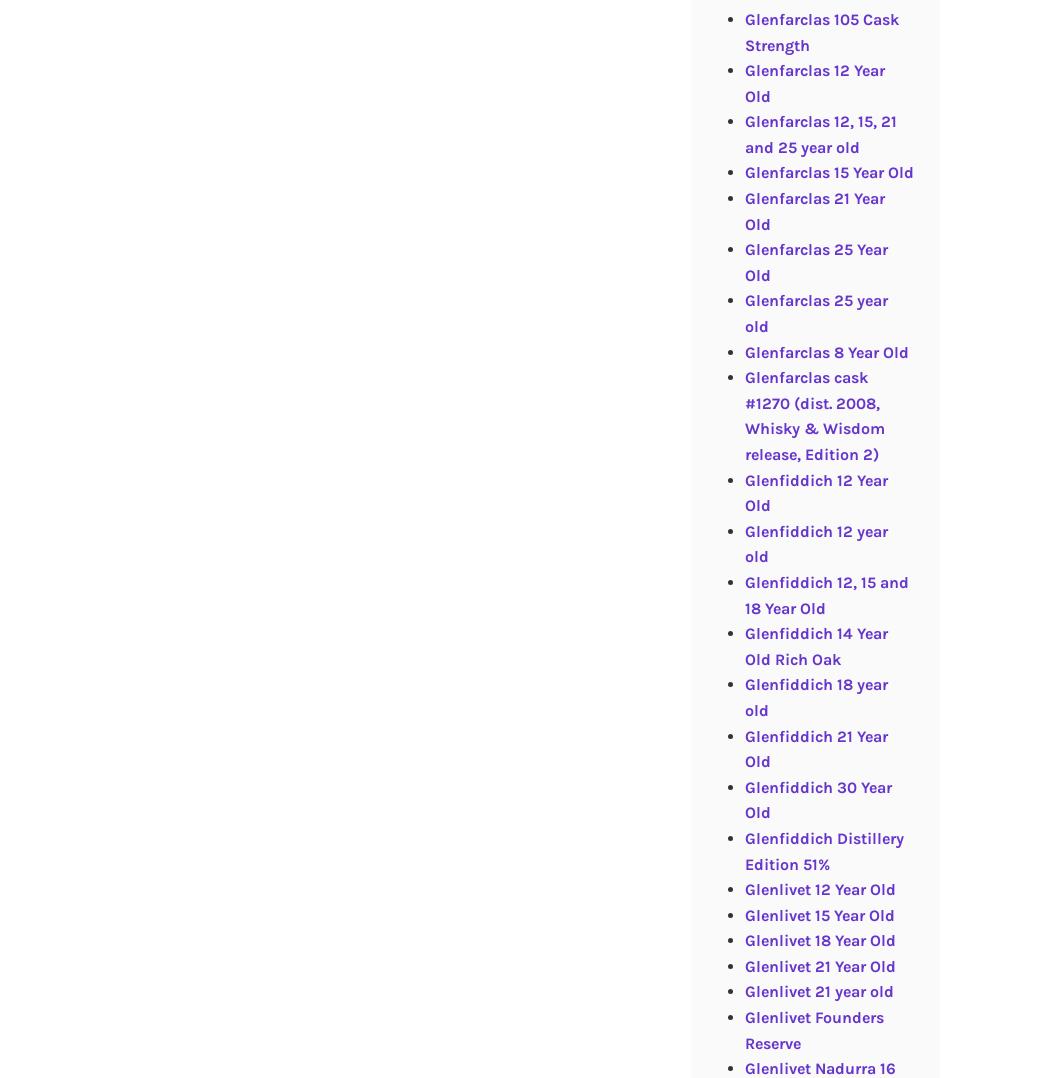 The height and width of the screenshot is (1078, 1050). I want to click on 'Glenfiddich 12 year old', so click(814, 542).